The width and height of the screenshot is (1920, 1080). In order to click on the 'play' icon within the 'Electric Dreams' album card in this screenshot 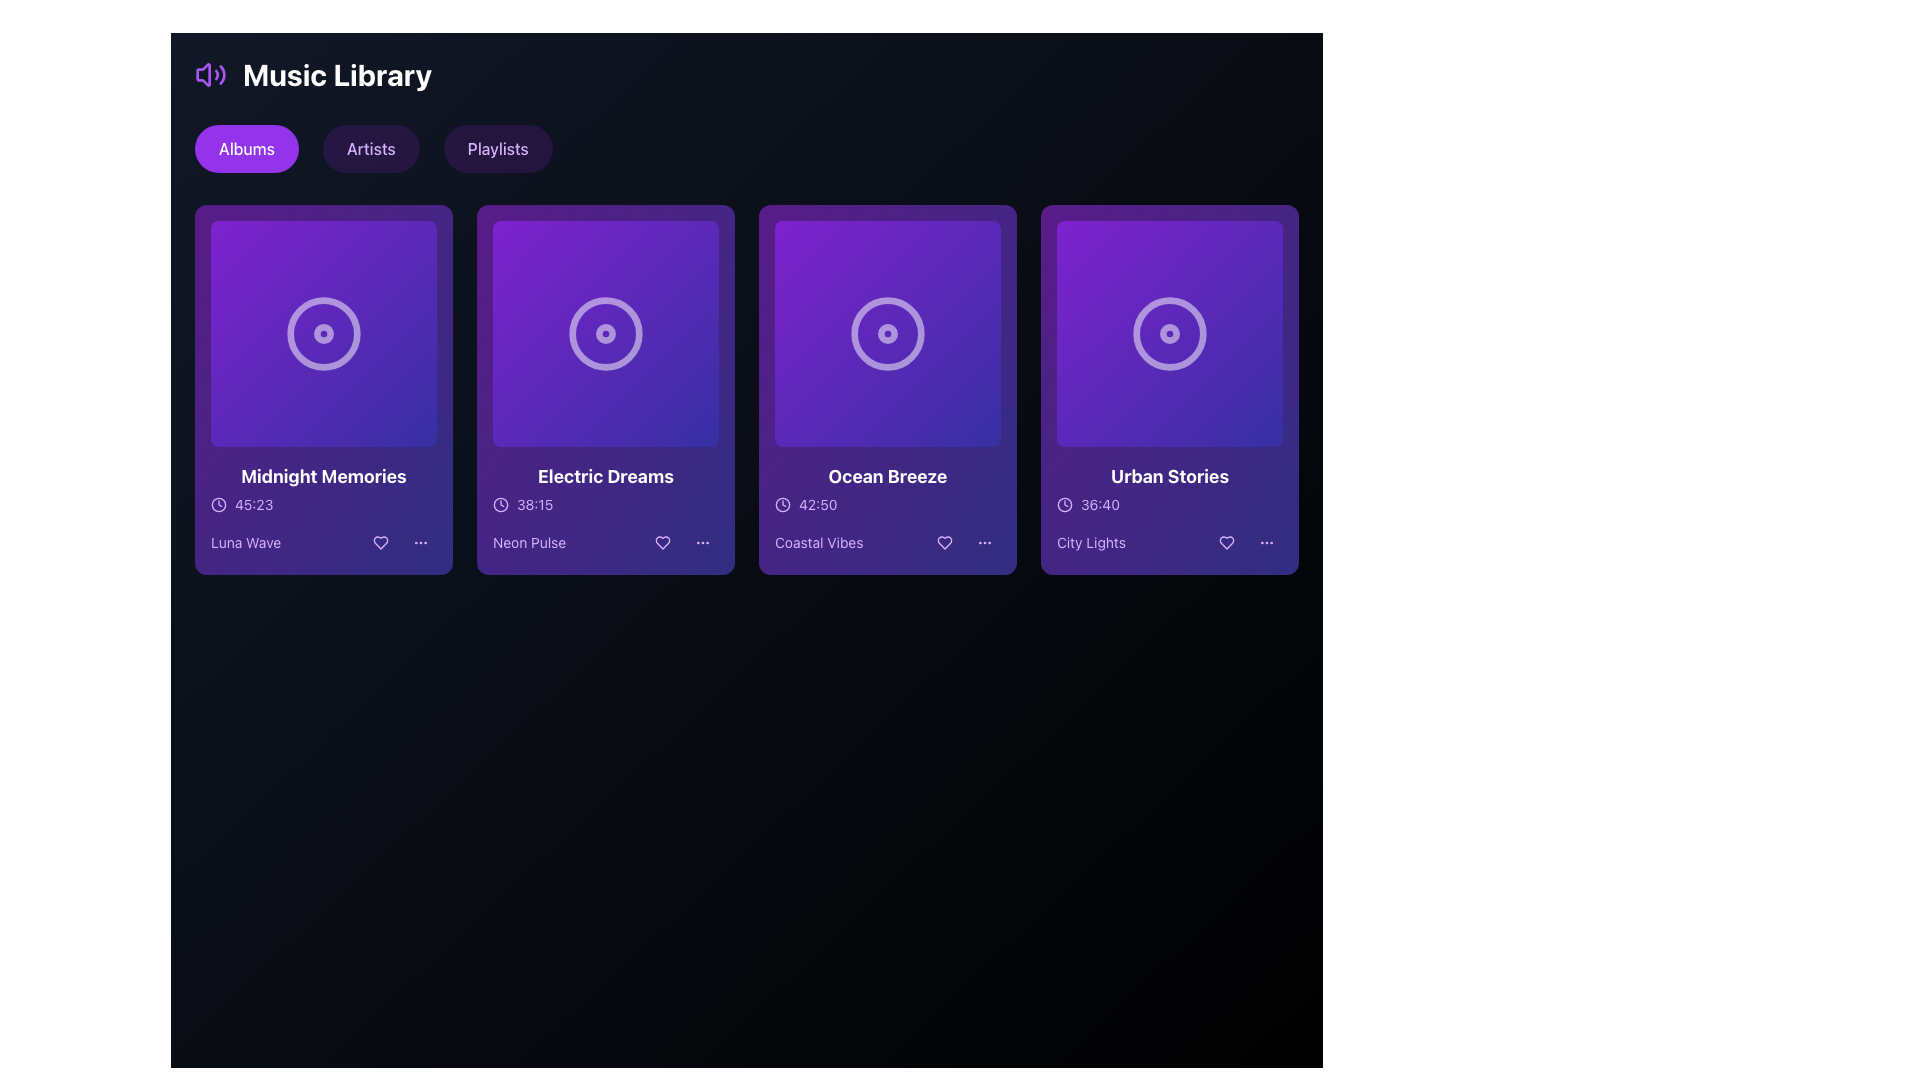, I will do `click(607, 333)`.